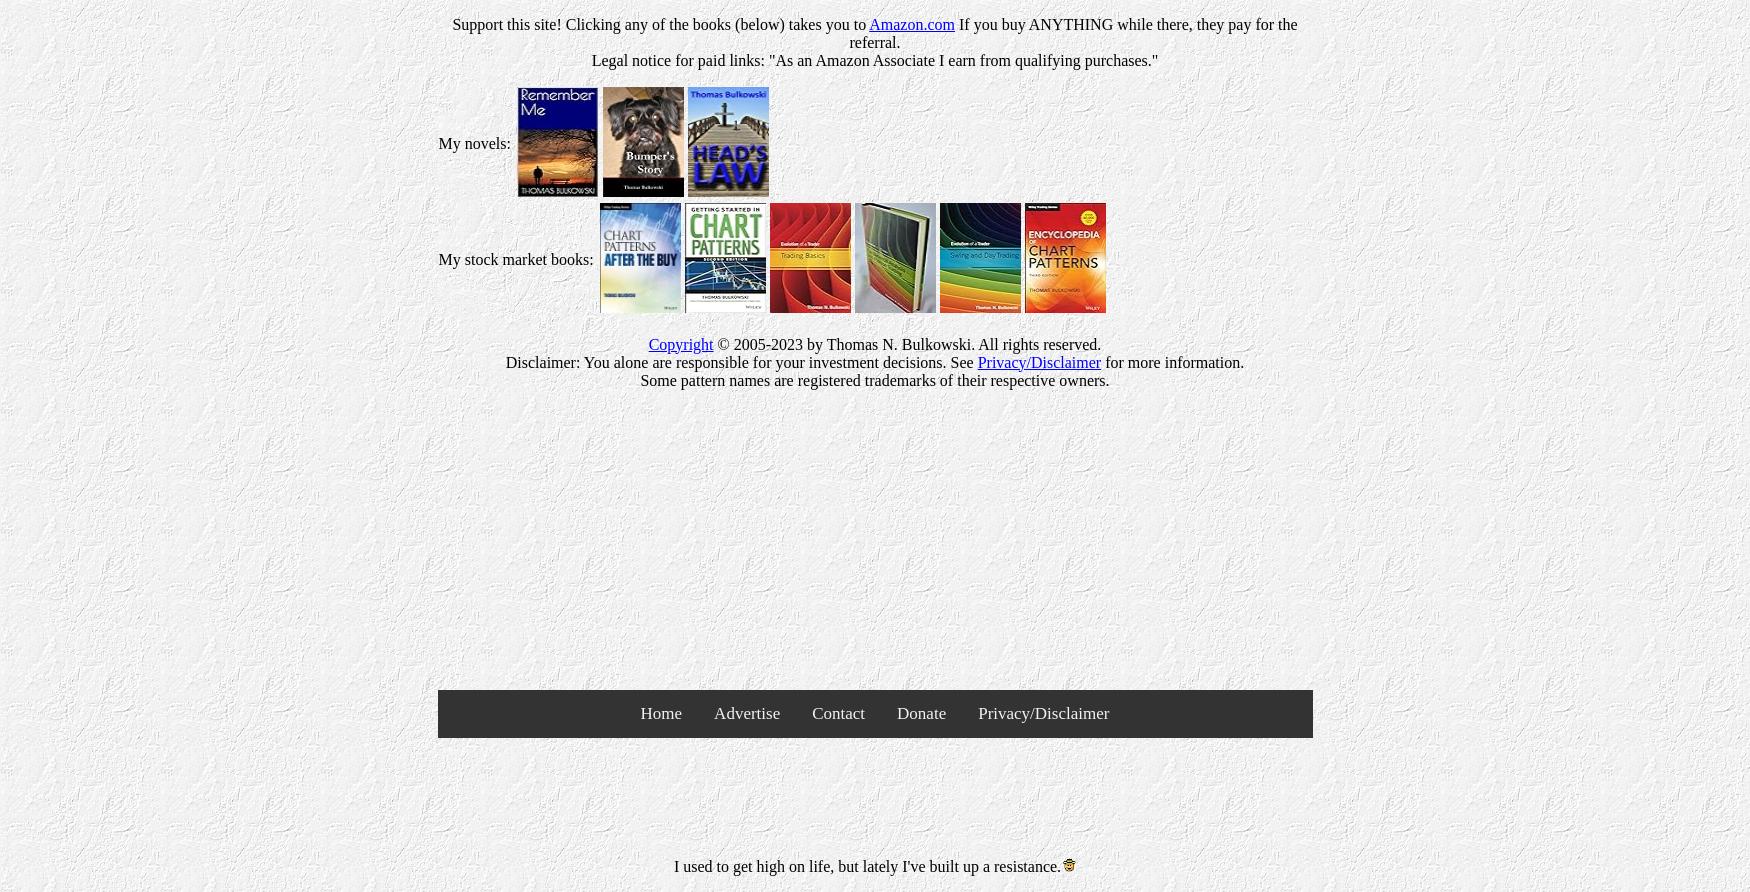  What do you see at coordinates (516, 258) in the screenshot?
I see `'My stock market books:'` at bounding box center [516, 258].